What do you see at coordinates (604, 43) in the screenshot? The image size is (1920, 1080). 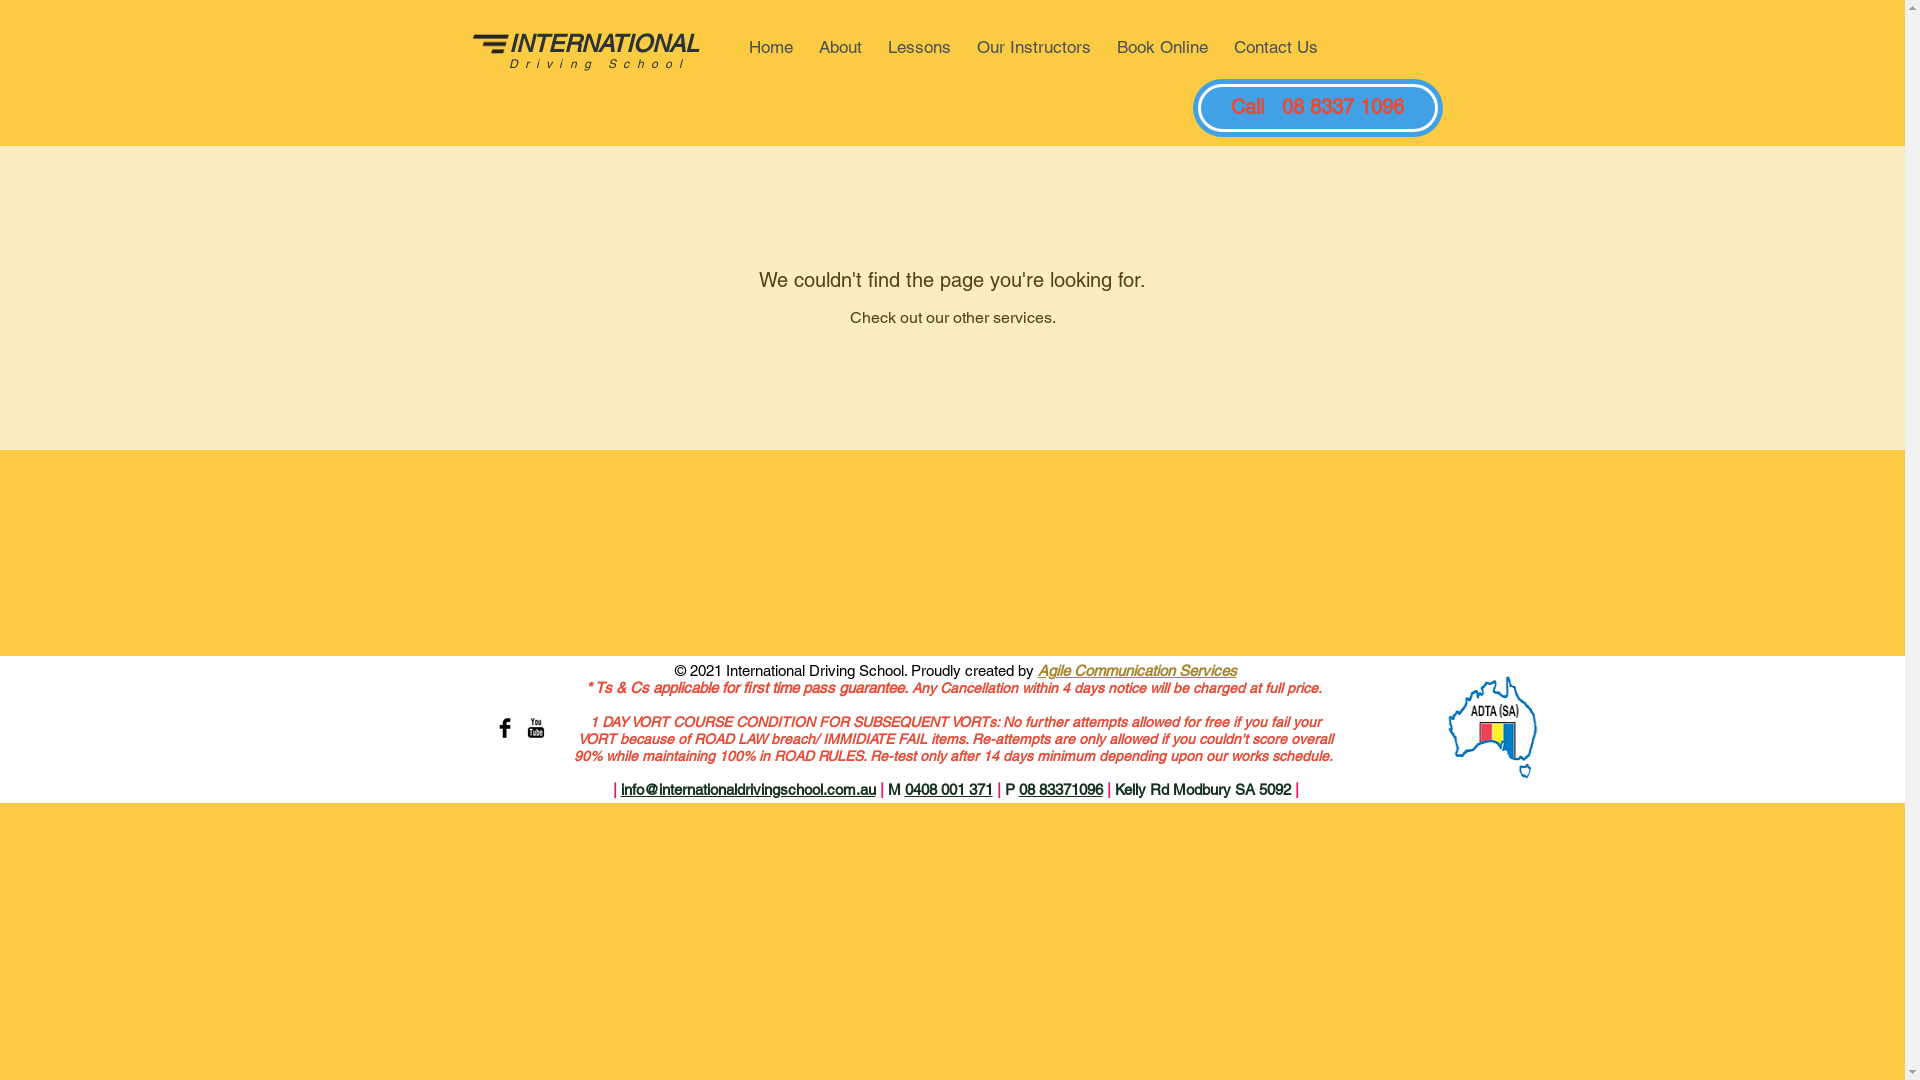 I see `'INTERNATIONAL '` at bounding box center [604, 43].